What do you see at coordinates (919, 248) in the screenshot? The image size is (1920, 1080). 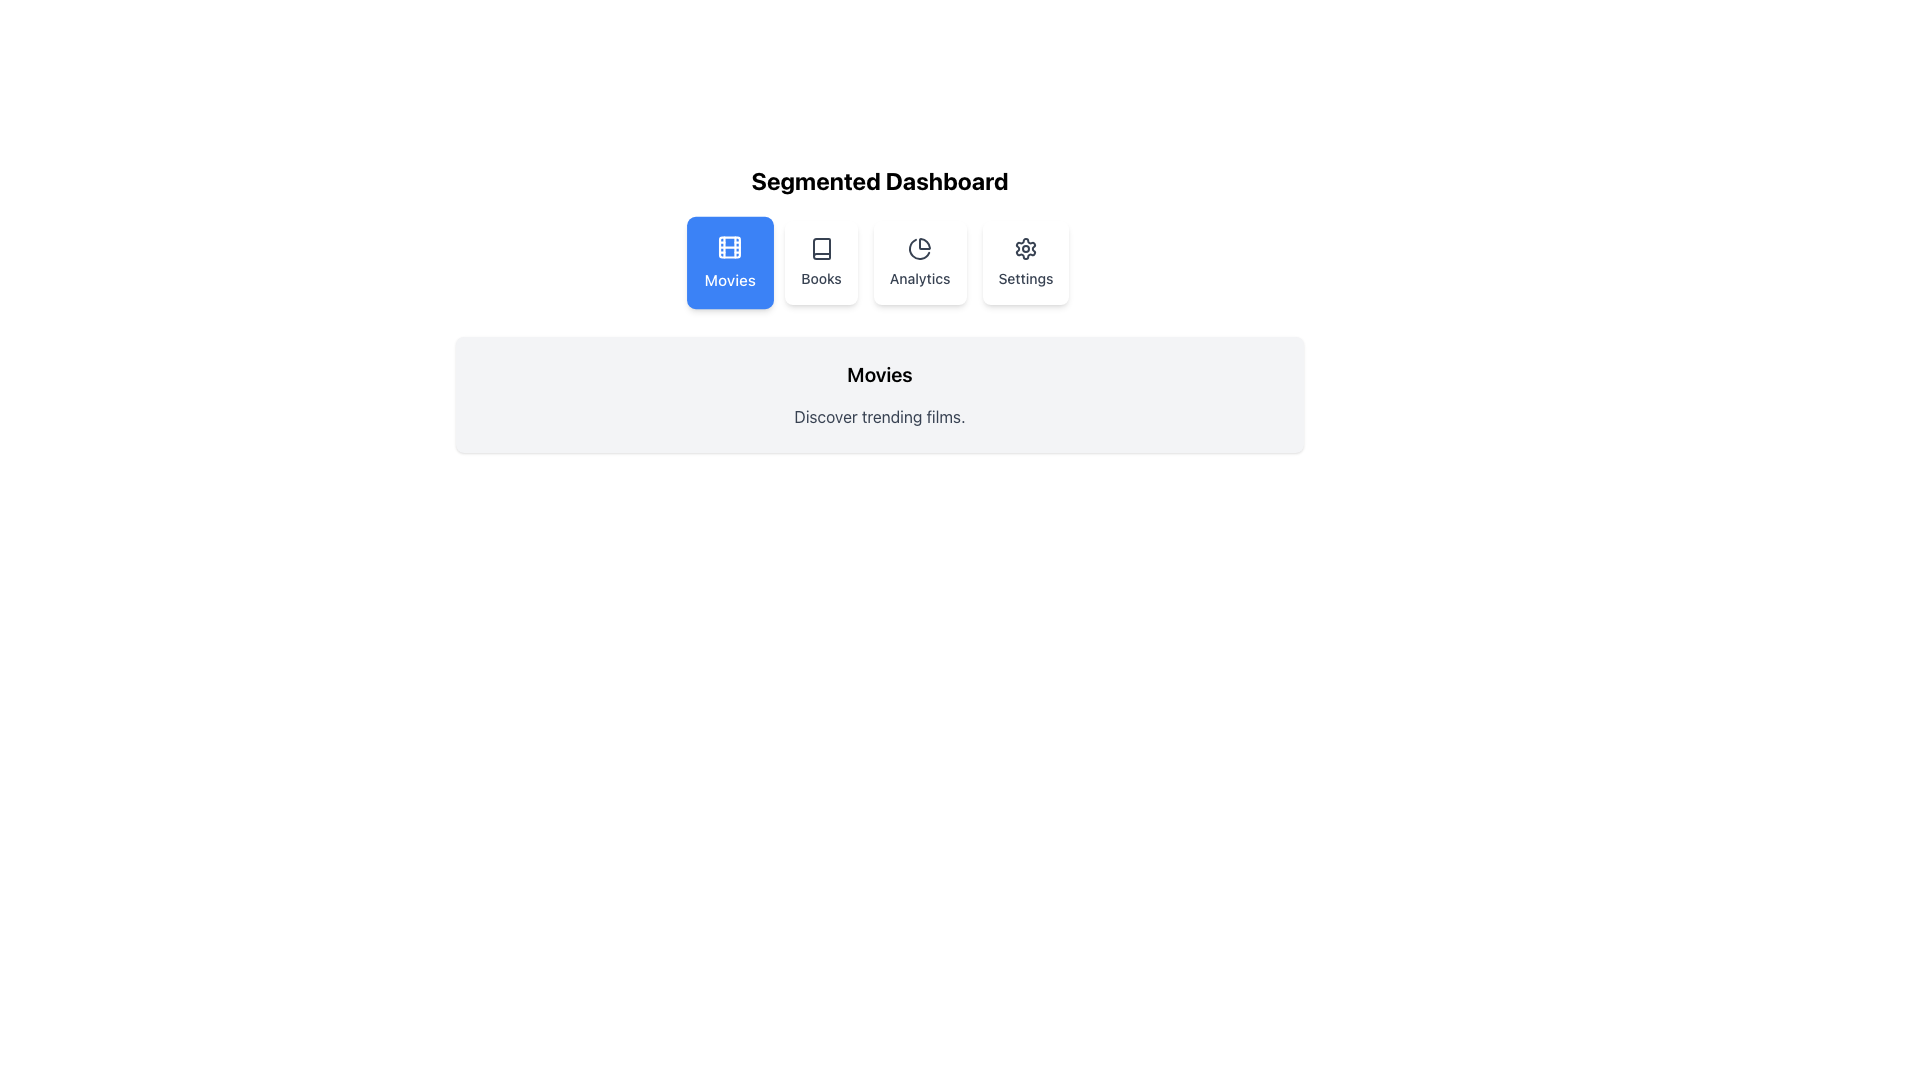 I see `the SVG icon representing a pie chart located in the 'Analytics' tile, which is the third tile in a horizontal arrangement of four tiles` at bounding box center [919, 248].